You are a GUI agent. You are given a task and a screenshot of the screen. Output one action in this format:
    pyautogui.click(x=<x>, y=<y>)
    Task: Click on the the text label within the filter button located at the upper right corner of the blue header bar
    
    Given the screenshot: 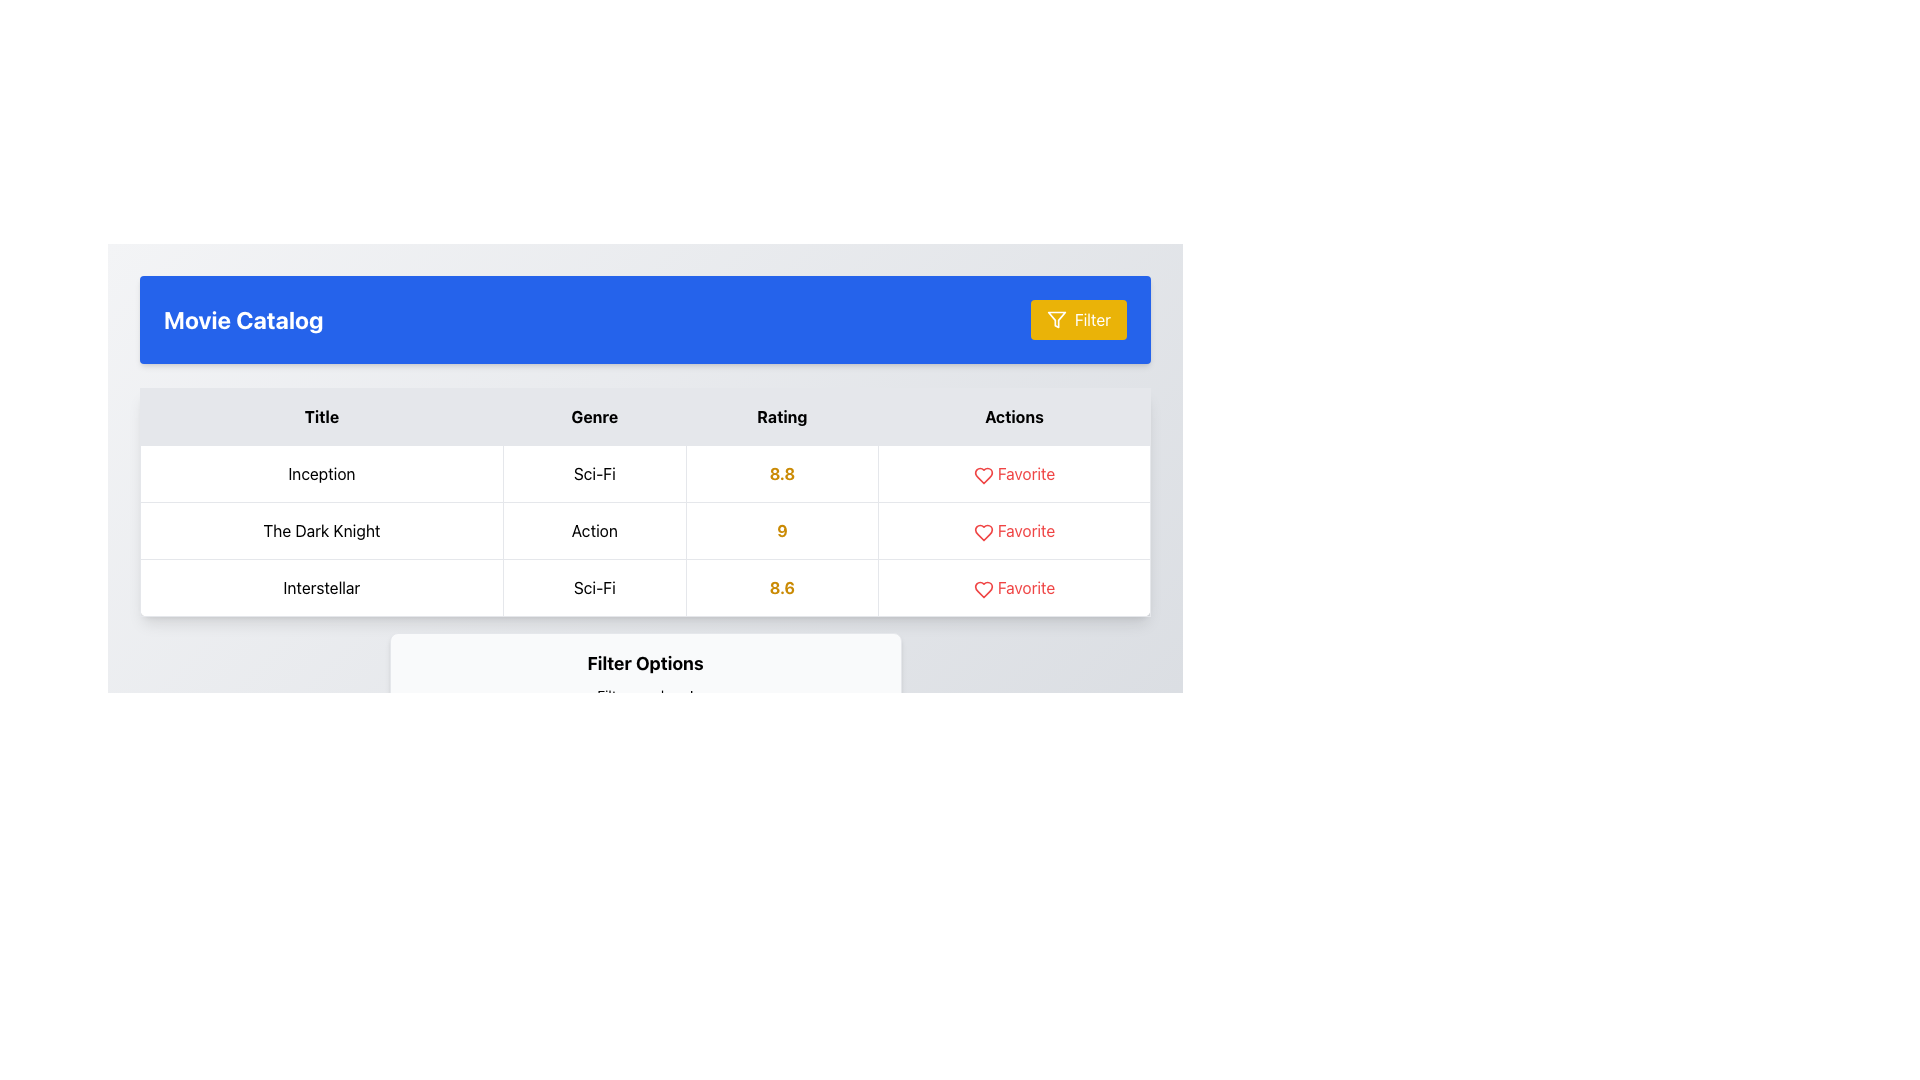 What is the action you would take?
    pyautogui.click(x=1091, y=319)
    